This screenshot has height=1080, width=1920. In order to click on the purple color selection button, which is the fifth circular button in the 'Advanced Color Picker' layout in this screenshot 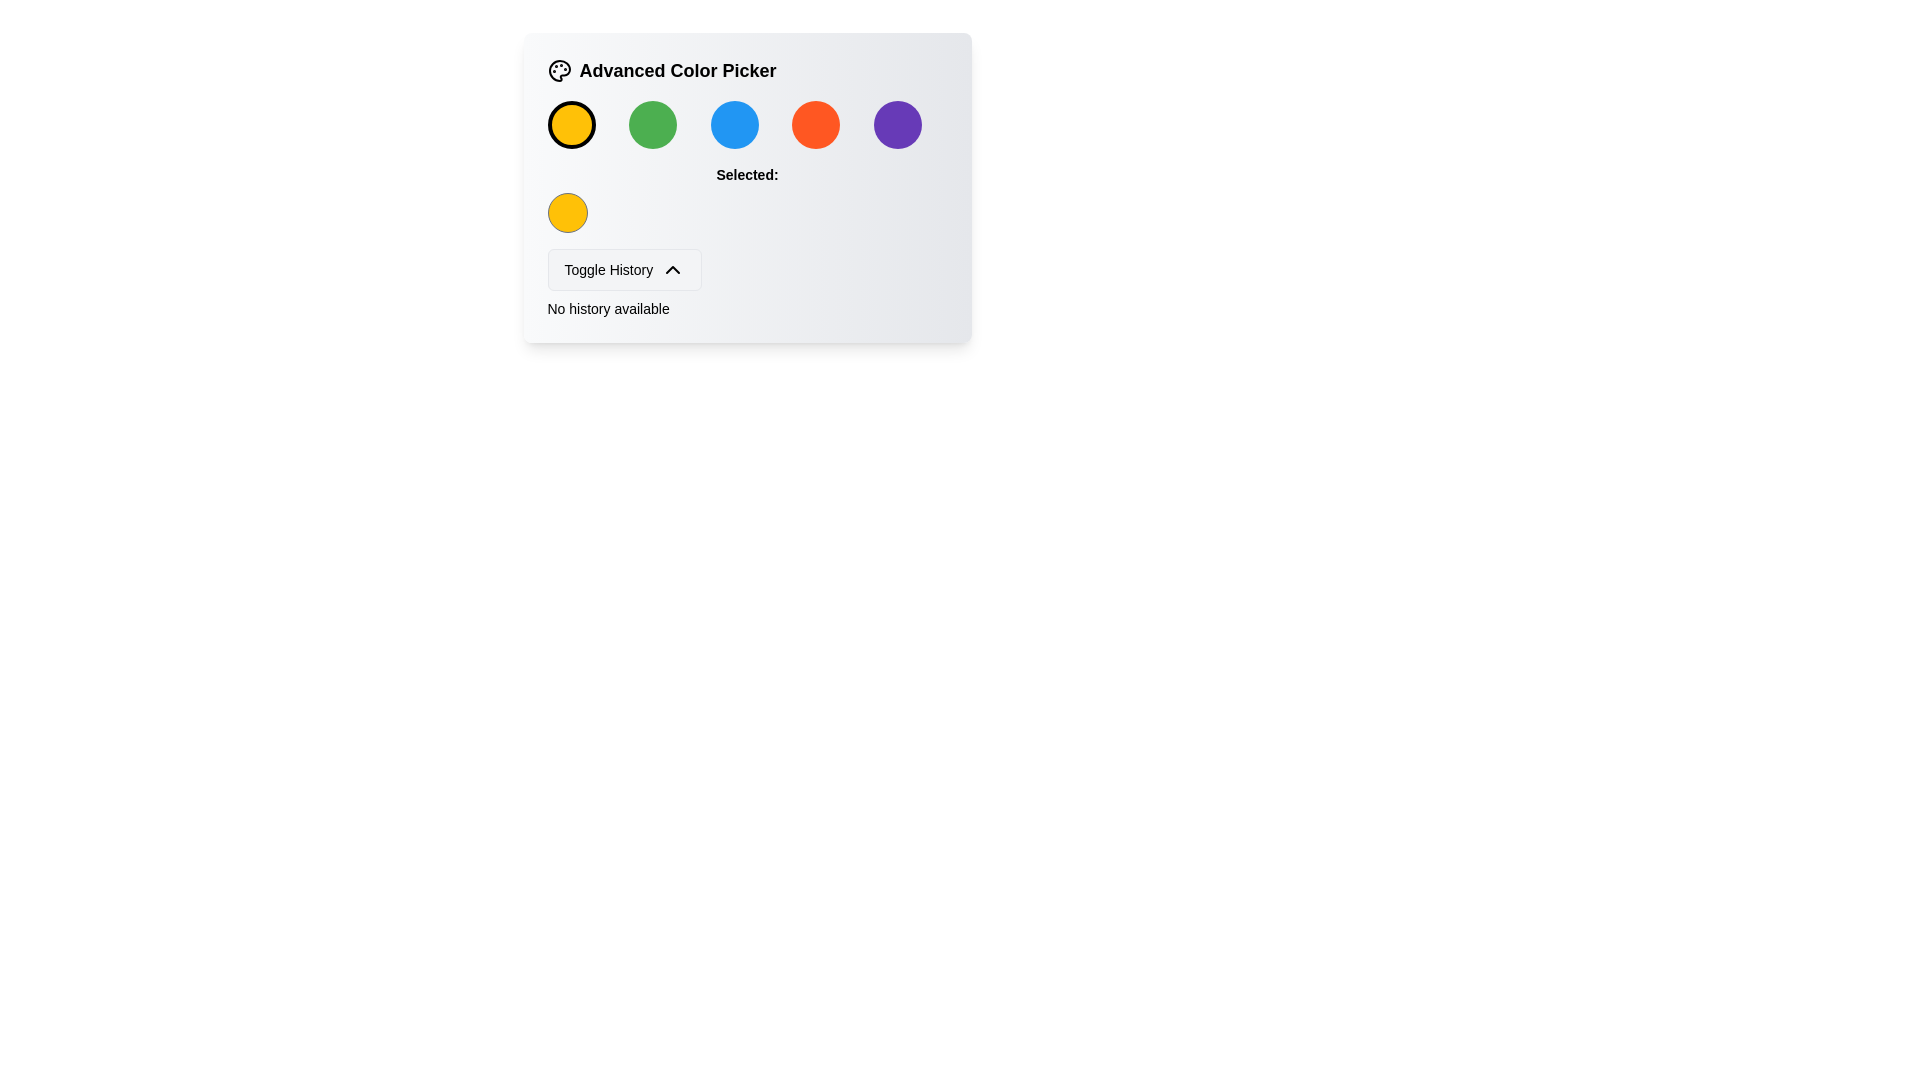, I will do `click(896, 124)`.